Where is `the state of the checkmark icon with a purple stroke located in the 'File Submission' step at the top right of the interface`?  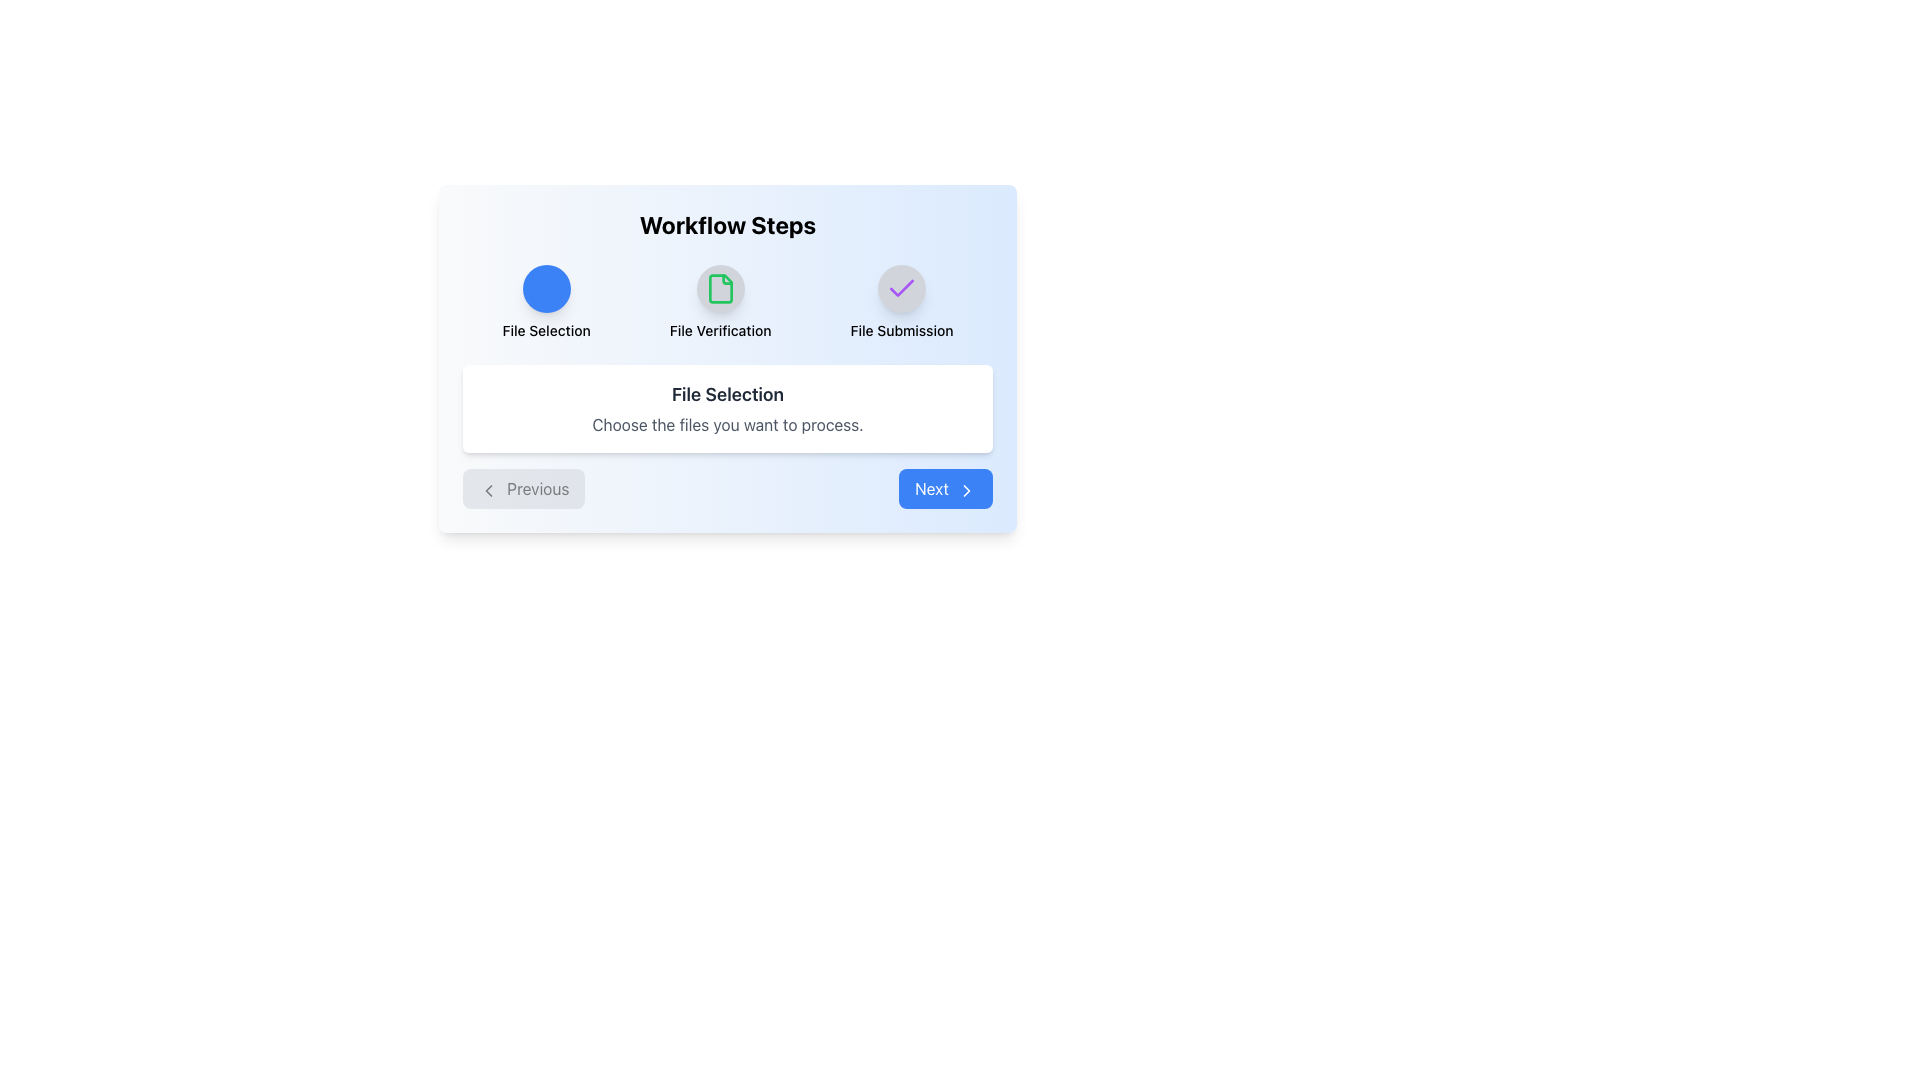
the state of the checkmark icon with a purple stroke located in the 'File Submission' step at the top right of the interface is located at coordinates (901, 288).